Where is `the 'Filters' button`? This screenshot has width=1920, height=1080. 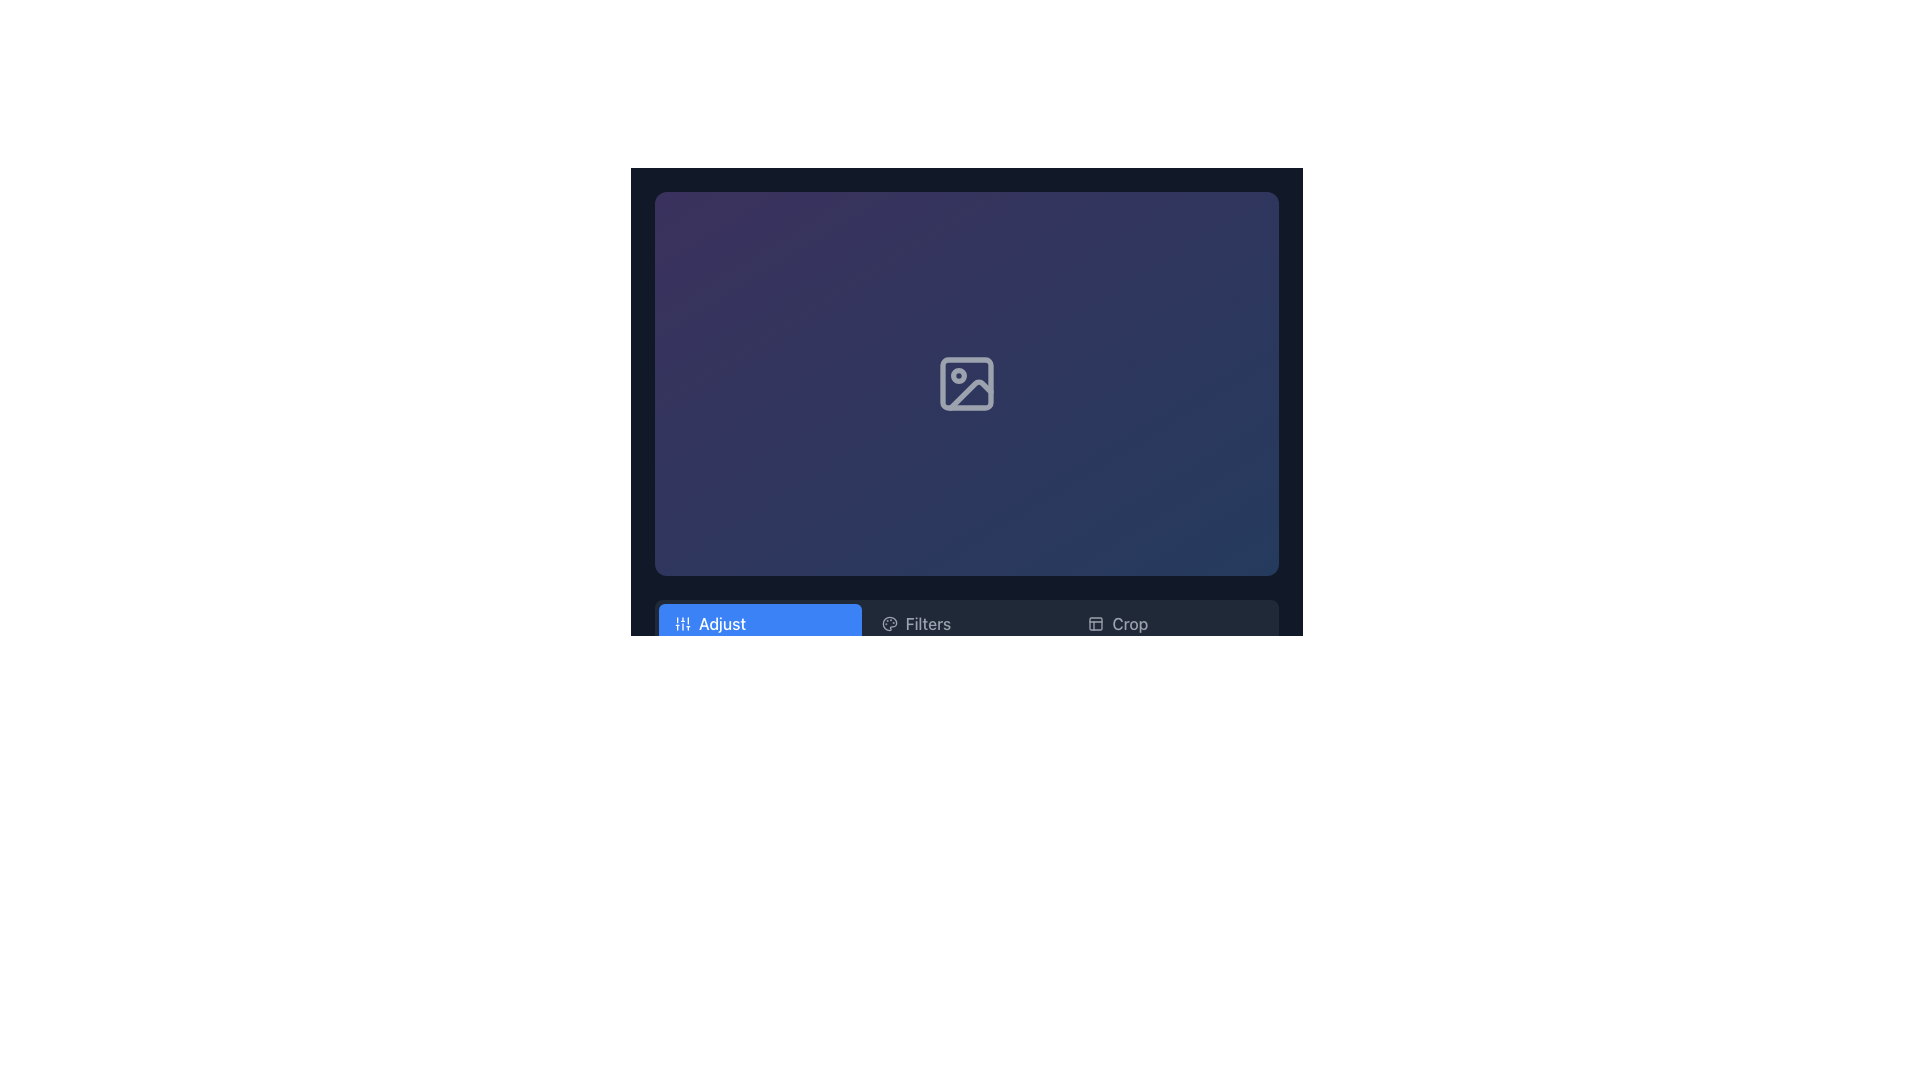 the 'Filters' button is located at coordinates (967, 623).